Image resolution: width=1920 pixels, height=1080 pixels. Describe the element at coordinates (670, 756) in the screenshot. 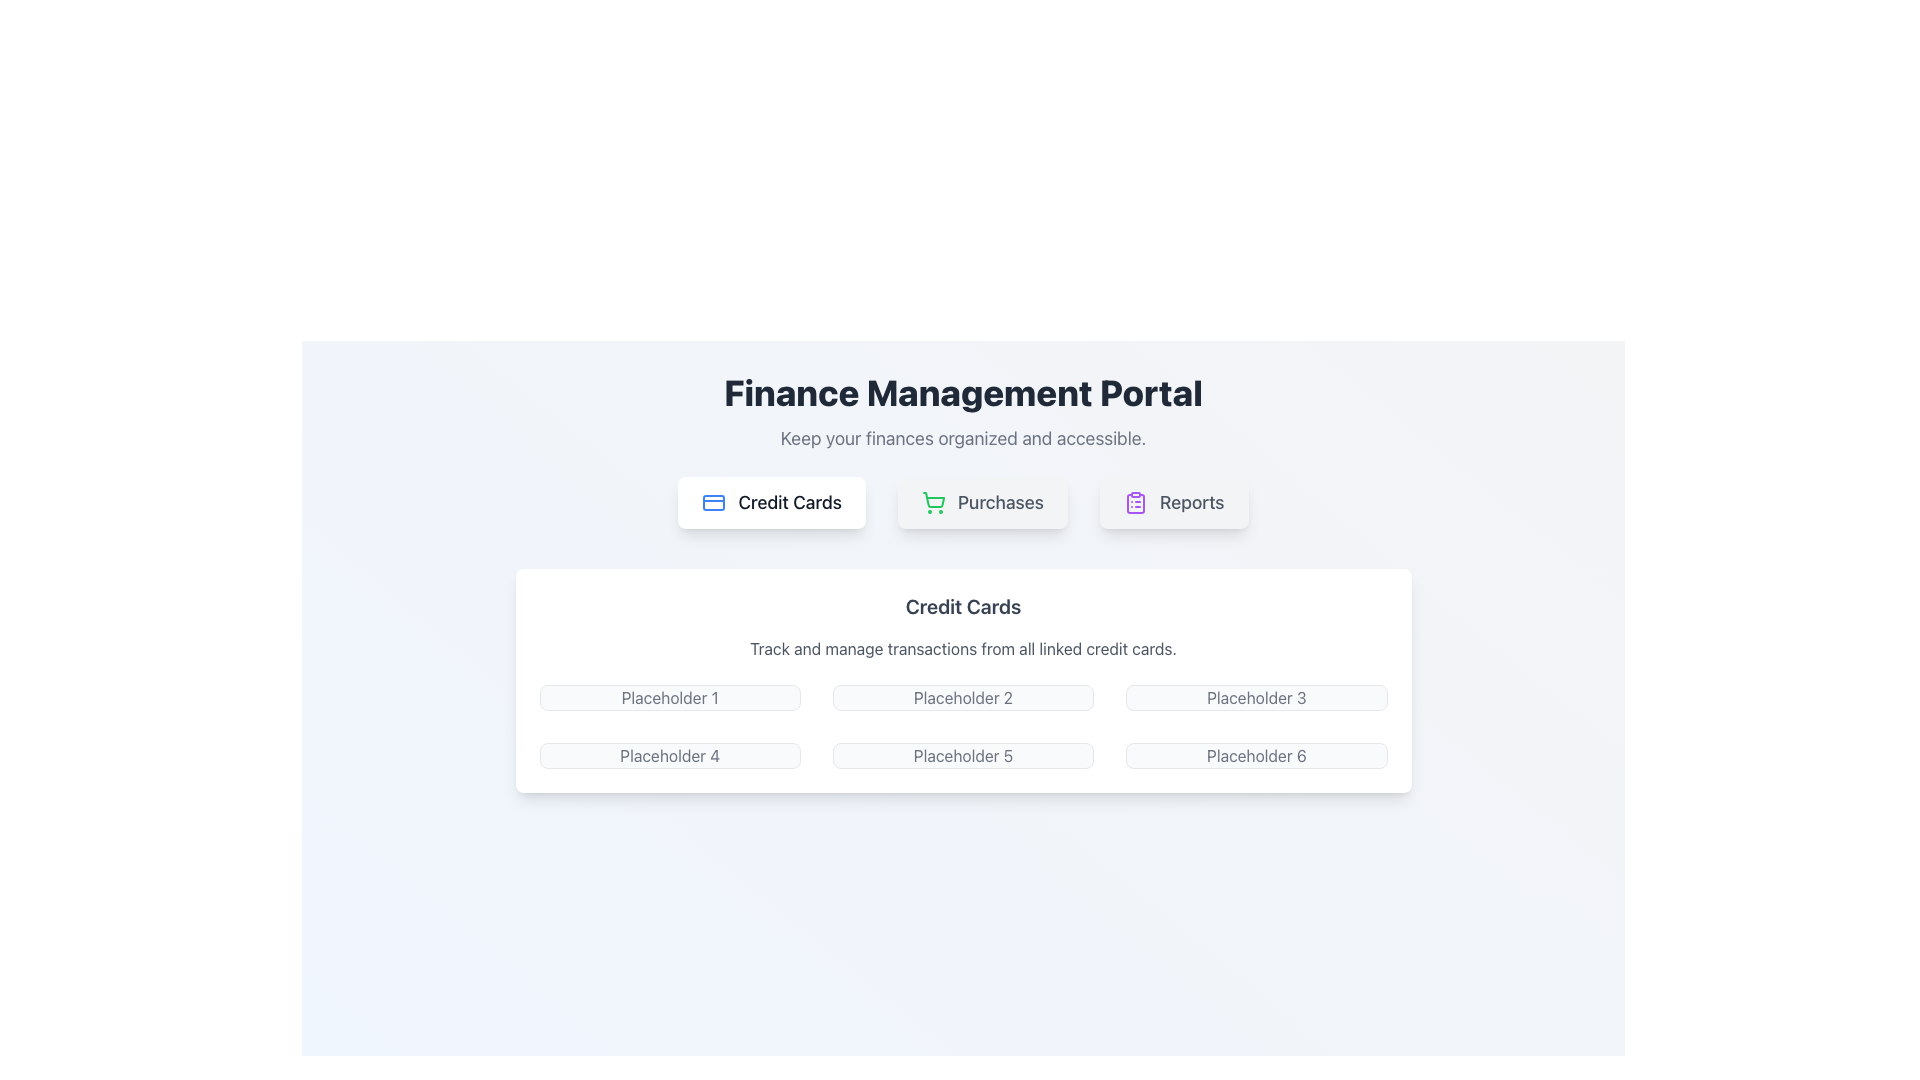

I see `the label component indicating 'Credit Cards' in the bottom row of the grid layout` at that location.